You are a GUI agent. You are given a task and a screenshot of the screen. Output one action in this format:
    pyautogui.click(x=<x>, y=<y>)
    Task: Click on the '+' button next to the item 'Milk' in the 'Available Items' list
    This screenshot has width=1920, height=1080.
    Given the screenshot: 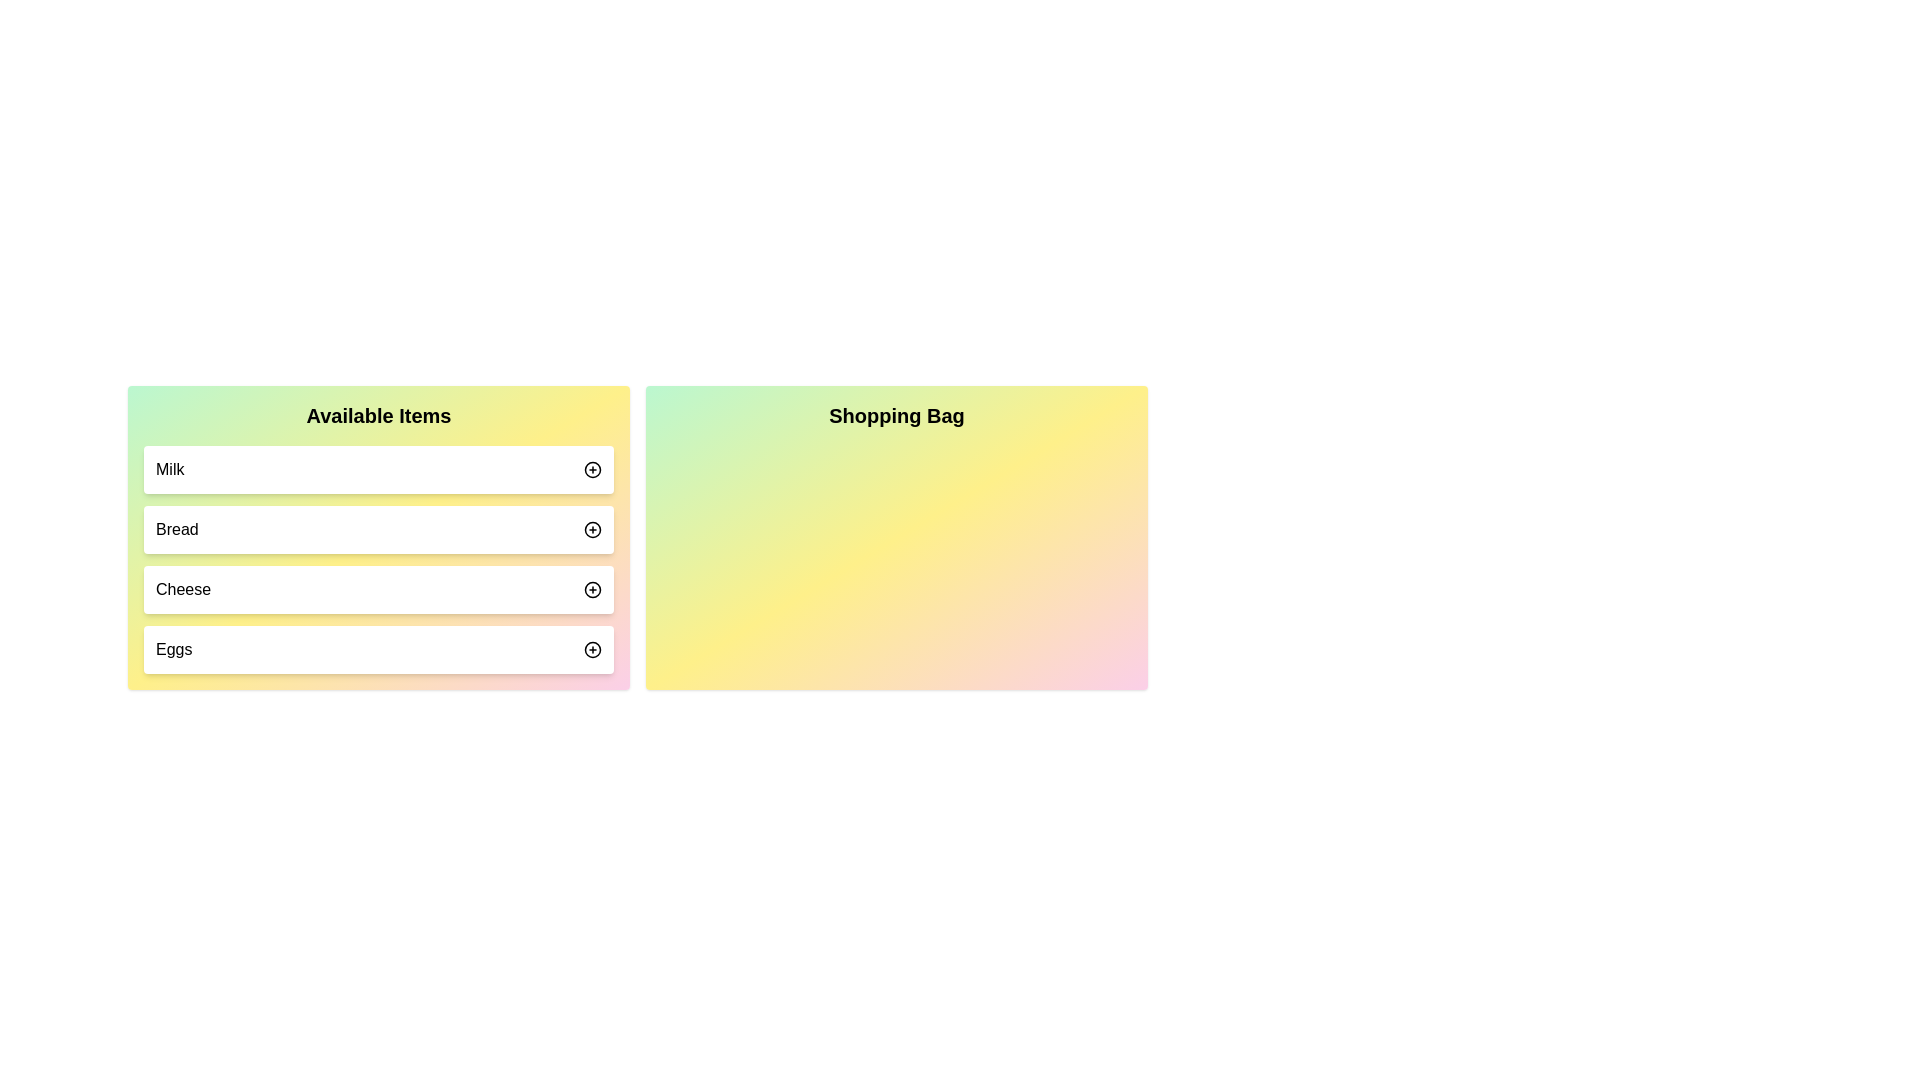 What is the action you would take?
    pyautogui.click(x=592, y=470)
    